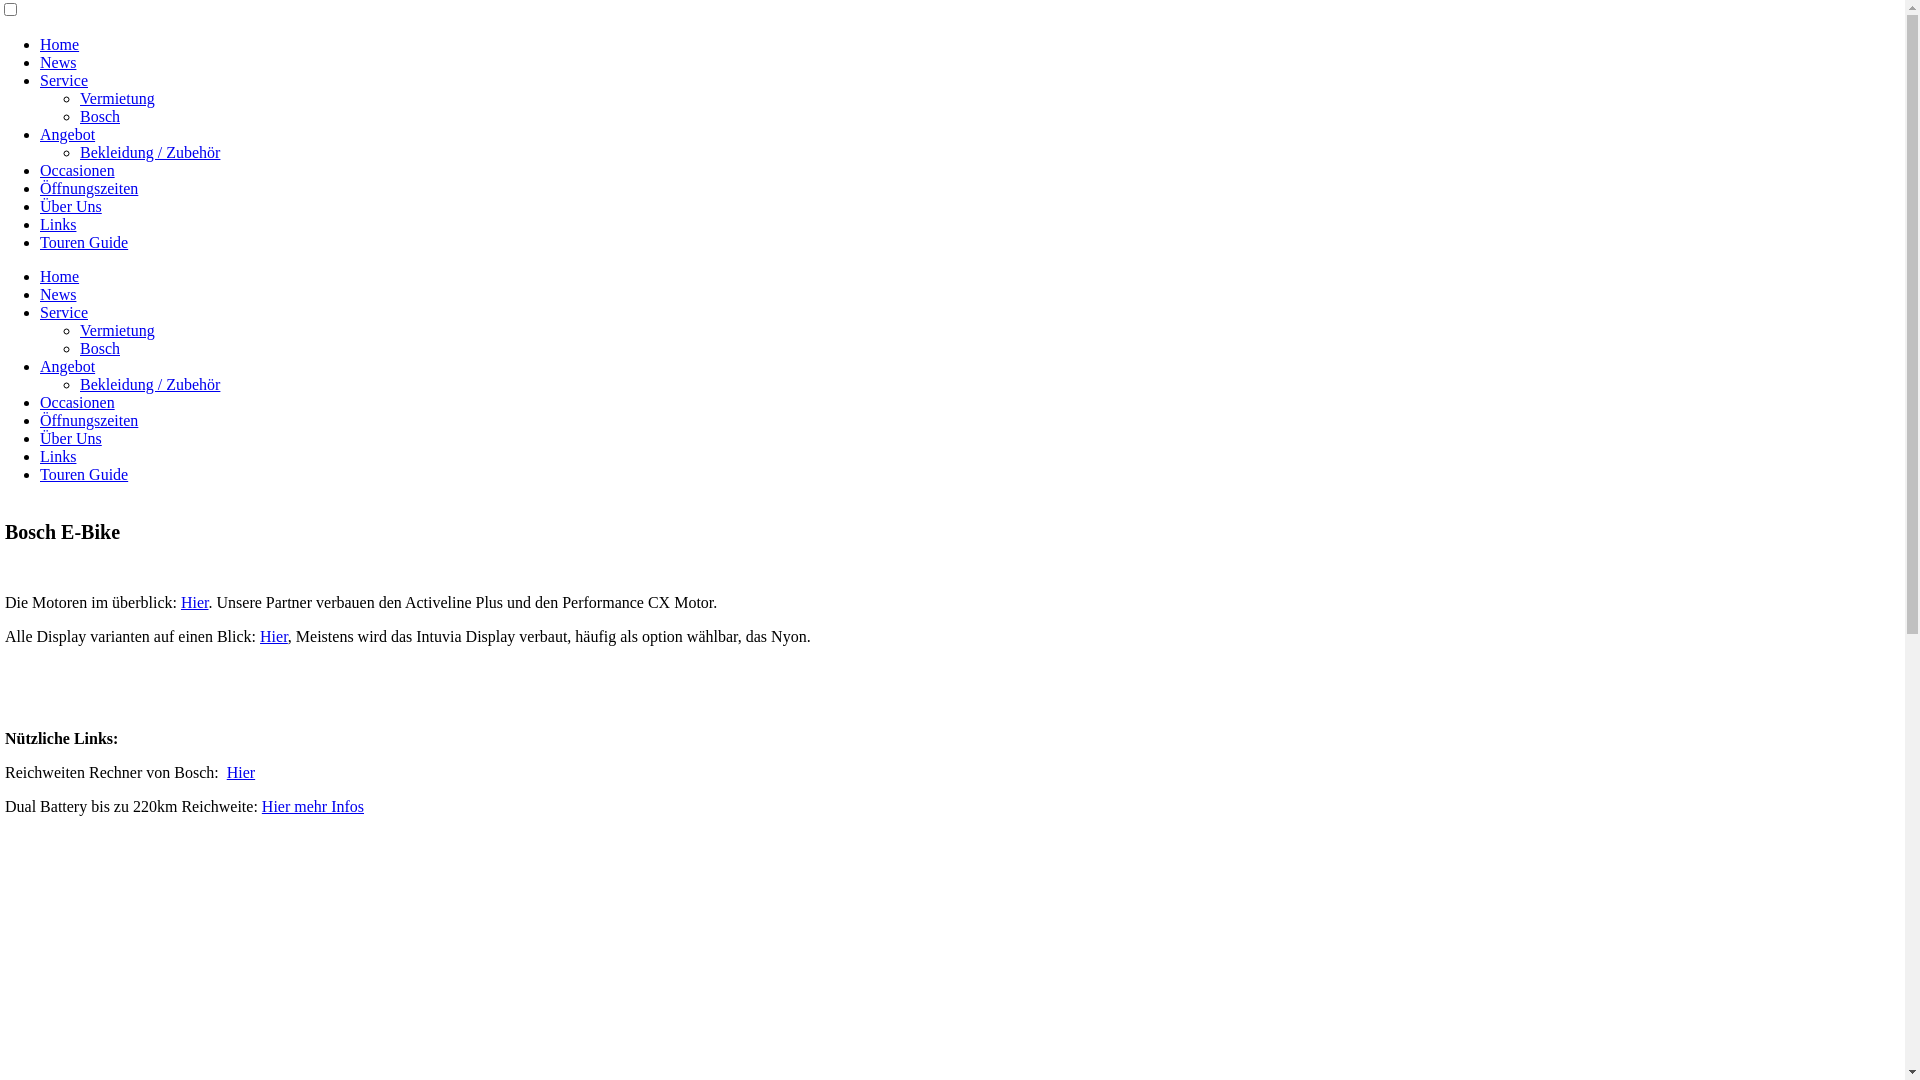 The height and width of the screenshot is (1080, 1920). I want to click on 'Hier', so click(258, 636).